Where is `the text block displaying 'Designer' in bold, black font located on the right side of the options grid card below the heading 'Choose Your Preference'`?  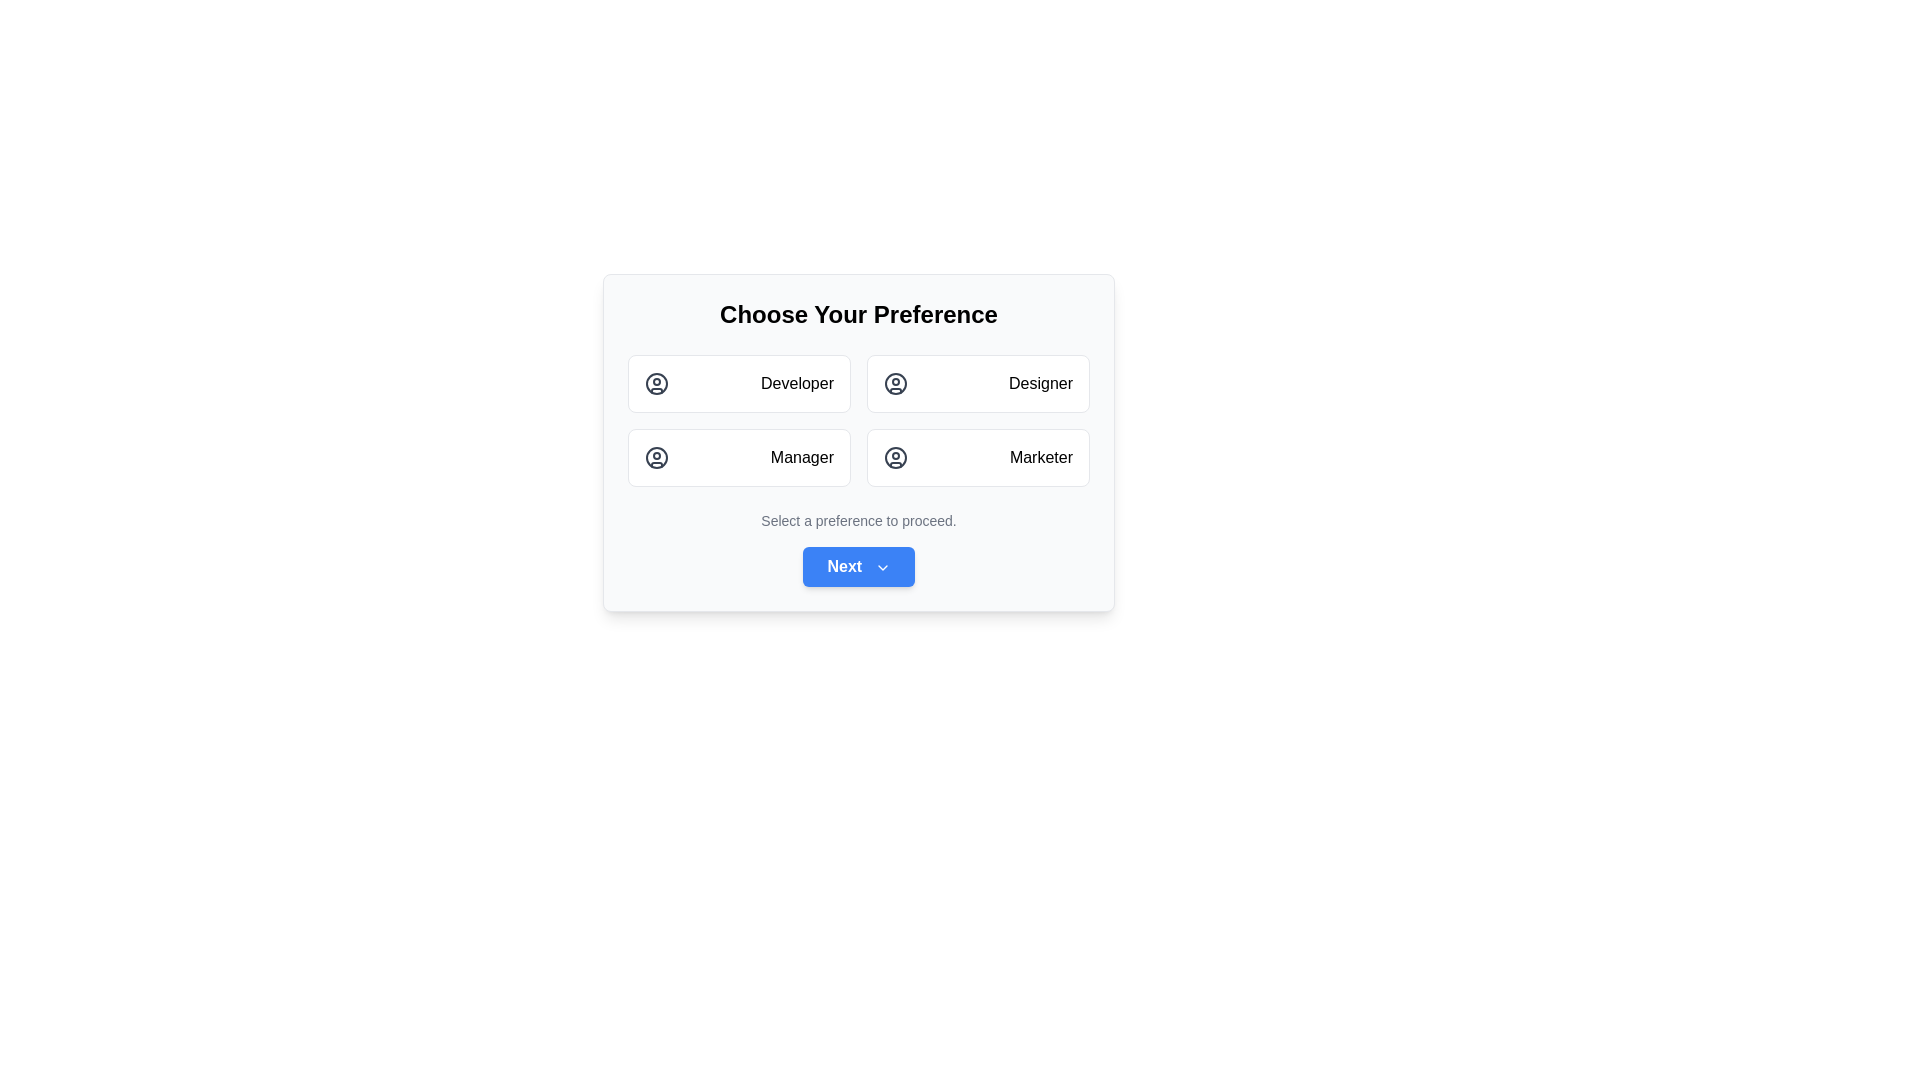
the text block displaying 'Designer' in bold, black font located on the right side of the options grid card below the heading 'Choose Your Preference' is located at coordinates (1040, 384).